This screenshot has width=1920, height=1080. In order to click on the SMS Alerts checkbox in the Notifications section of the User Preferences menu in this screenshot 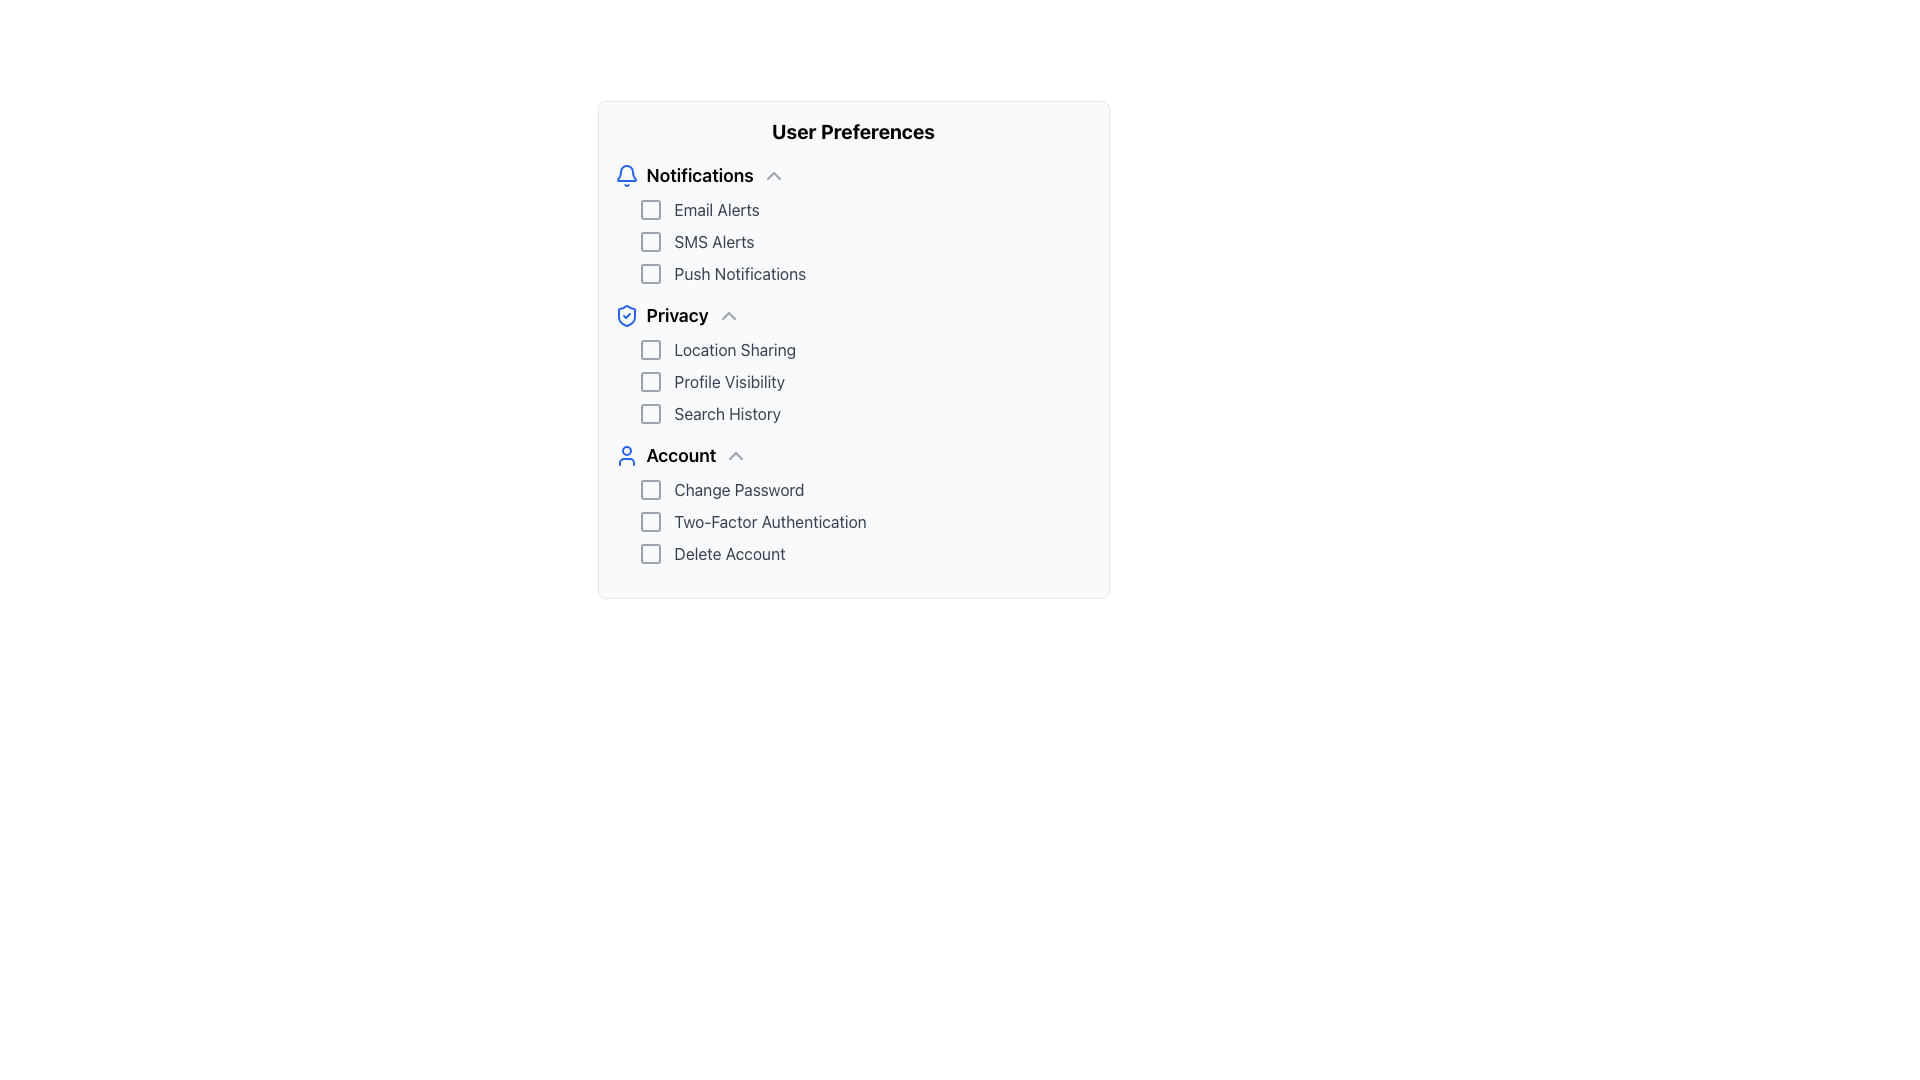, I will do `click(865, 241)`.